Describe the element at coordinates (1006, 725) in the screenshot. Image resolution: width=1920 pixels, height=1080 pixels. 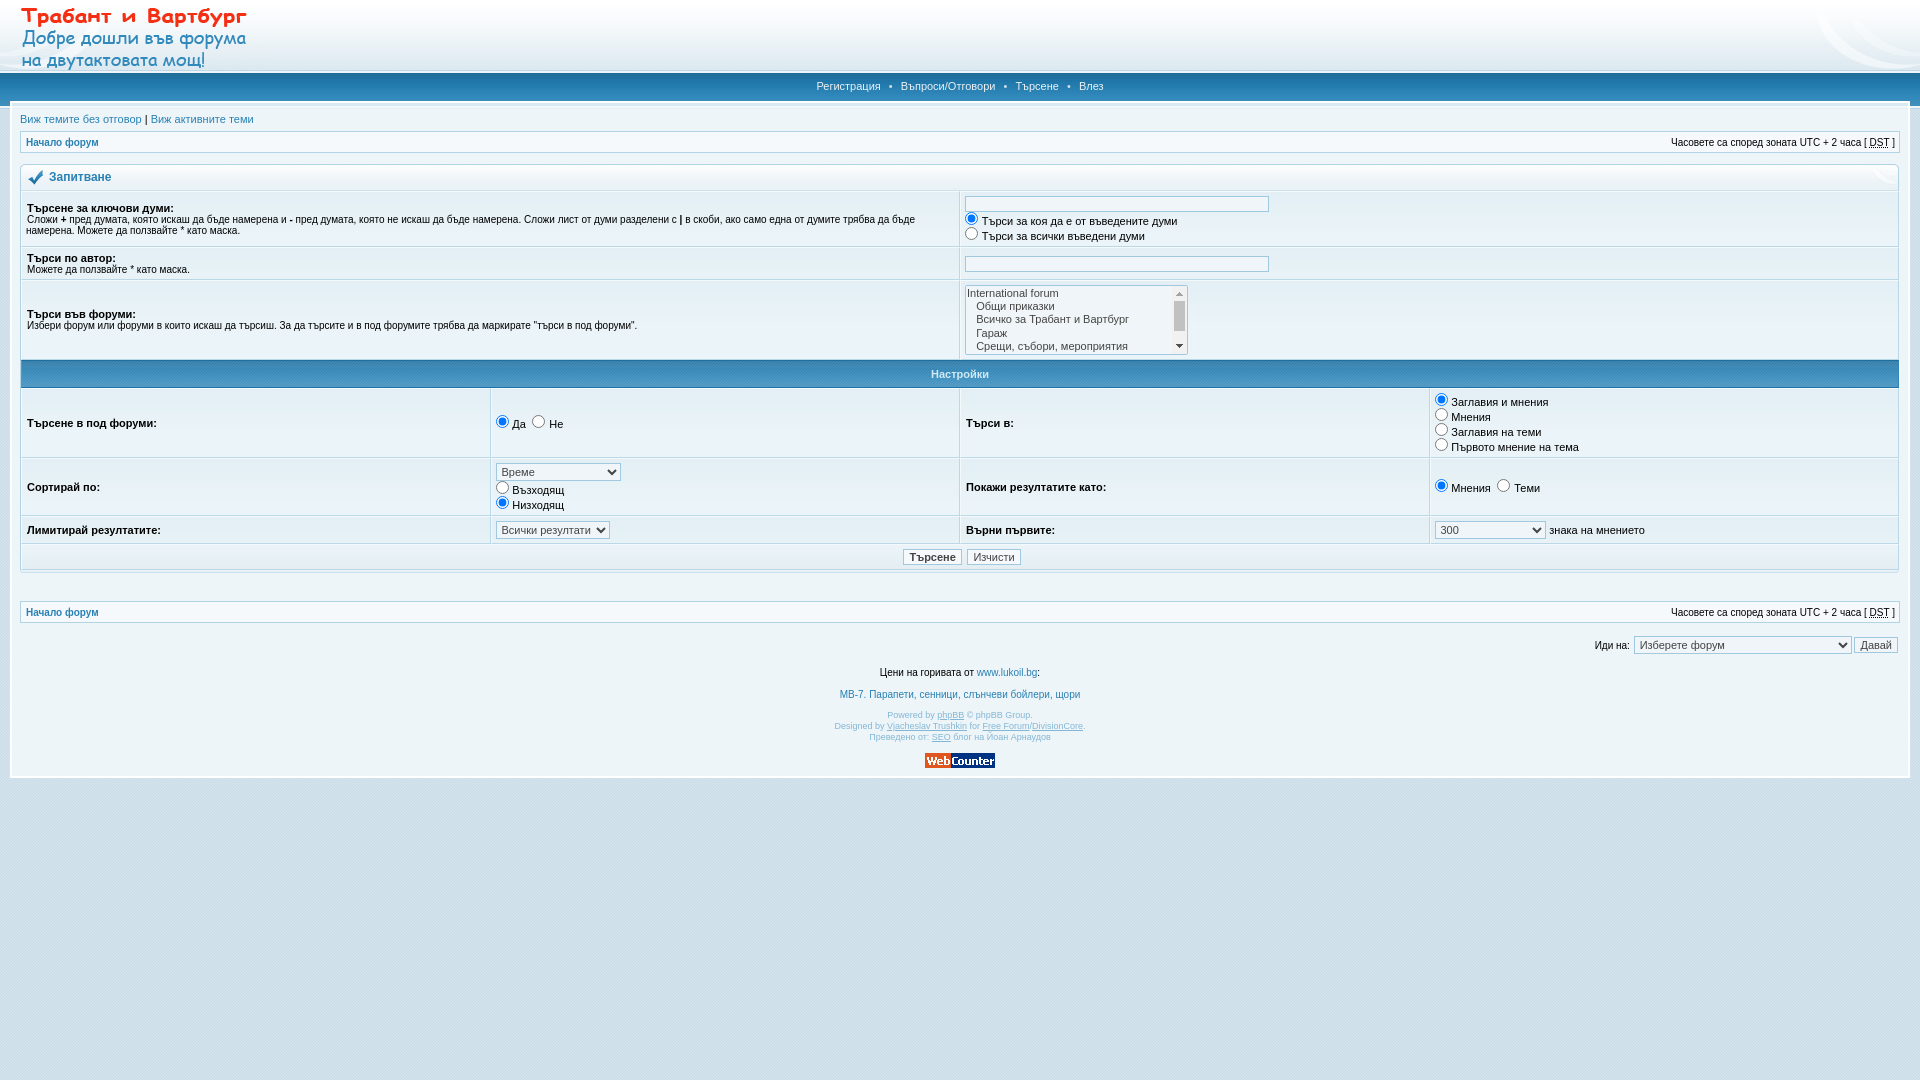
I see `'Free Forum'` at that location.